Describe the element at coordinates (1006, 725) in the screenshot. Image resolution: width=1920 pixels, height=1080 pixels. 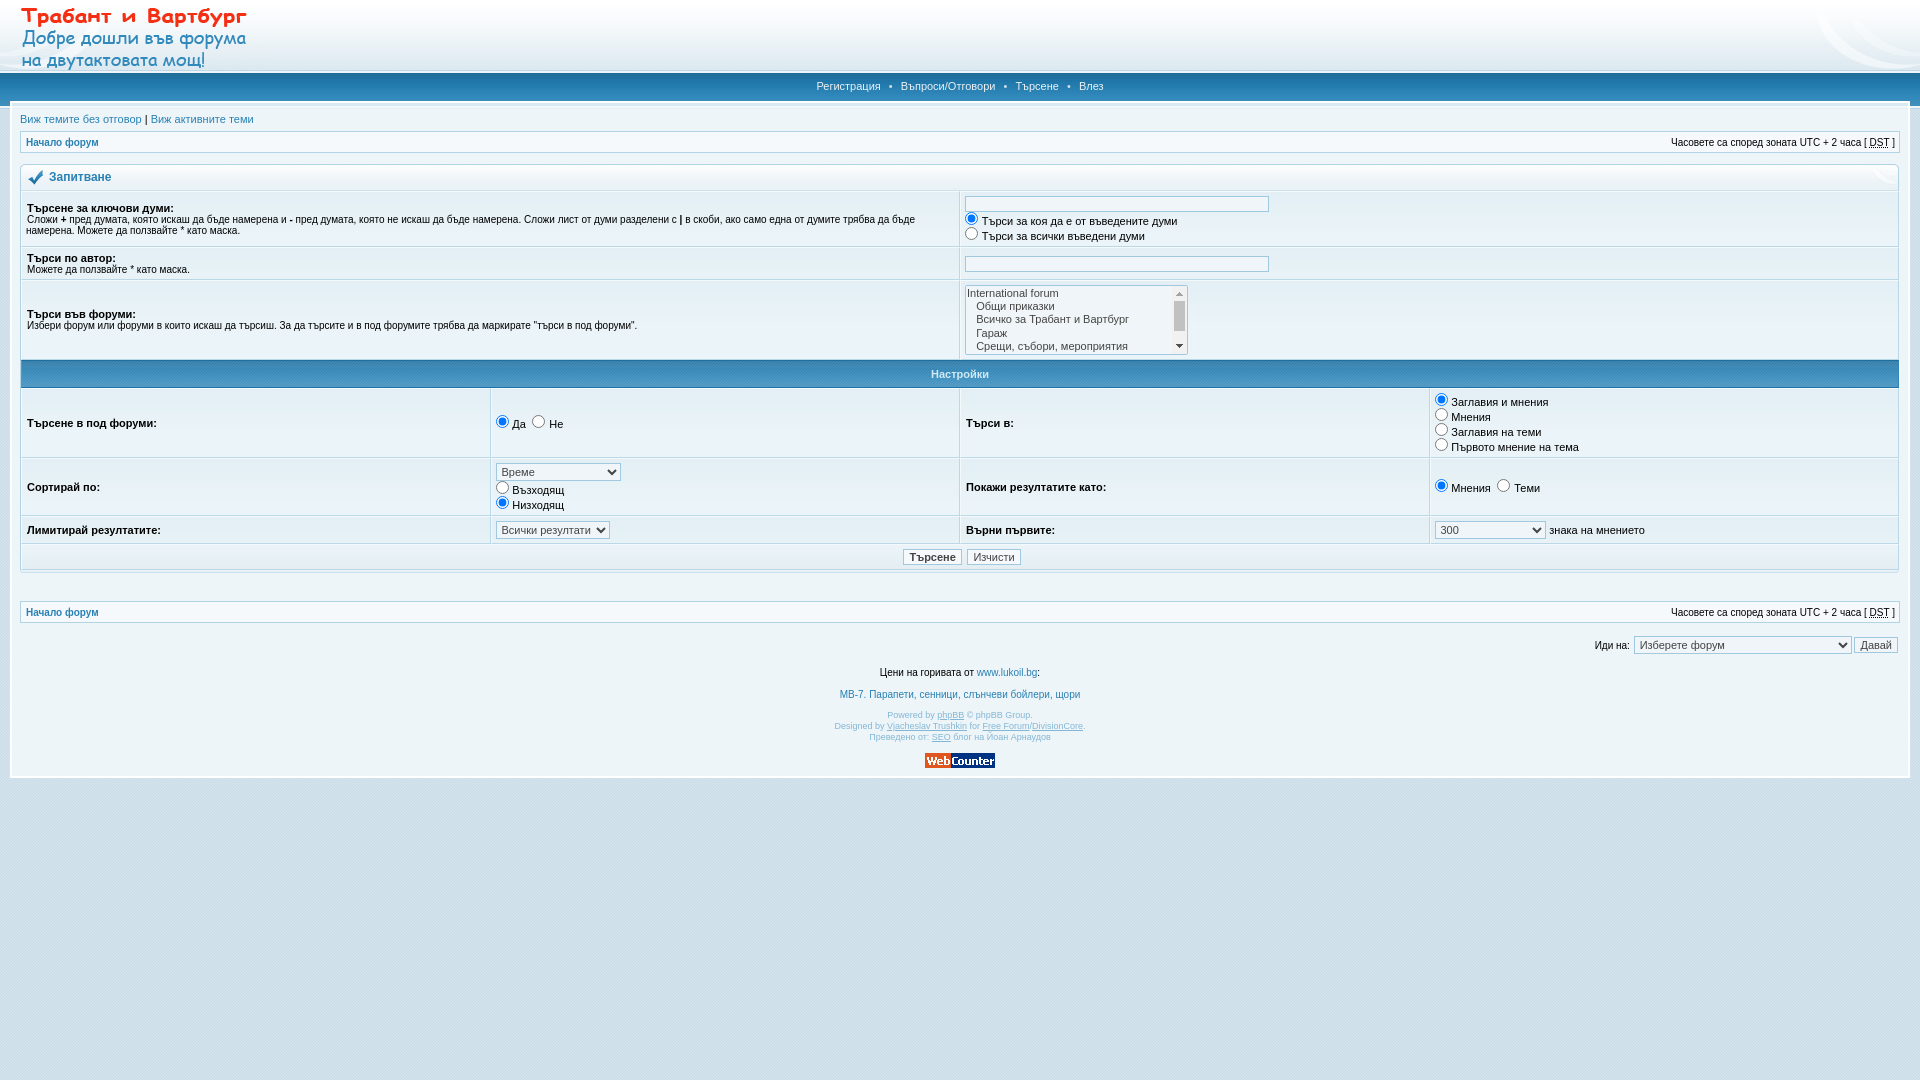
I see `'Free Forum'` at that location.